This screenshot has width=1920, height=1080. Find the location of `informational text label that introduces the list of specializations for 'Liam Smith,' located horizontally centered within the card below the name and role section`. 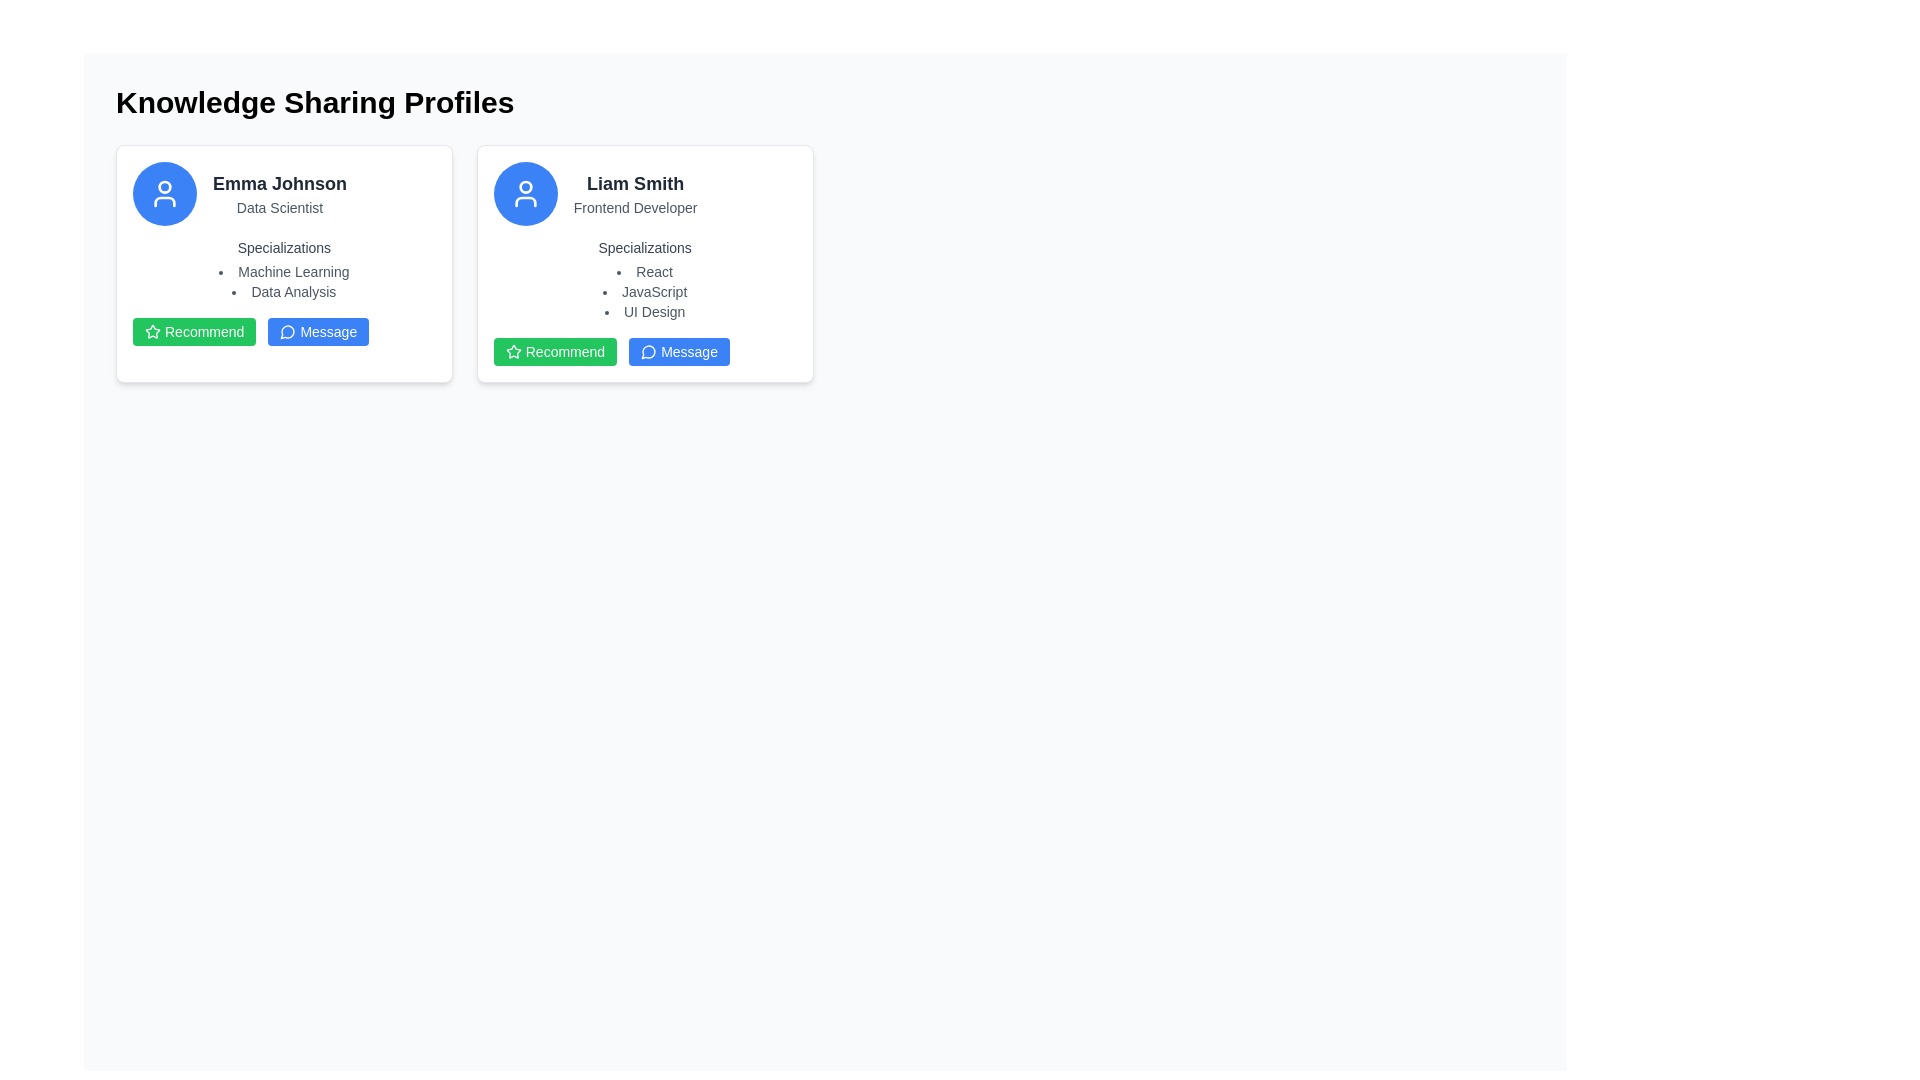

informational text label that introduces the list of specializations for 'Liam Smith,' located horizontally centered within the card below the name and role section is located at coordinates (645, 246).